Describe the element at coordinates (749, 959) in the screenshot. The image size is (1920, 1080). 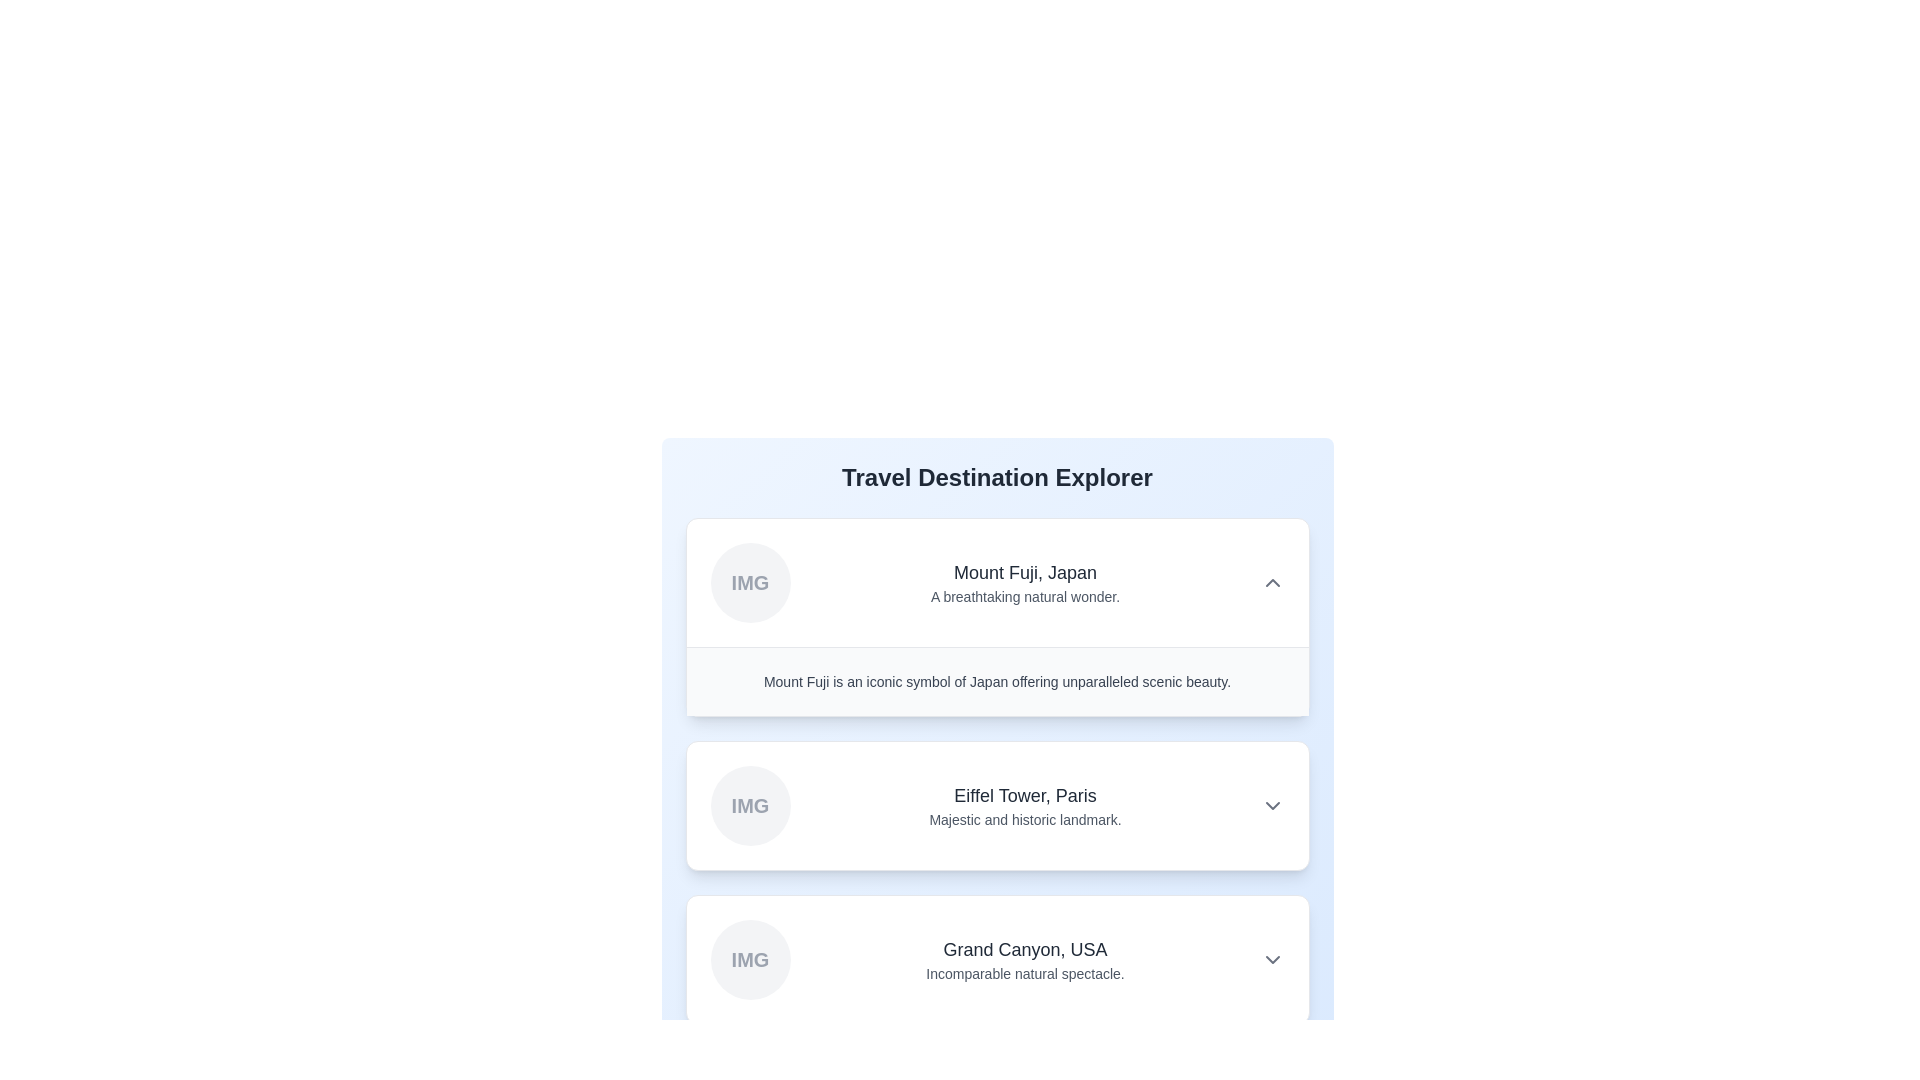
I see `the image placeholder of the destination Grand Canyon, USA` at that location.